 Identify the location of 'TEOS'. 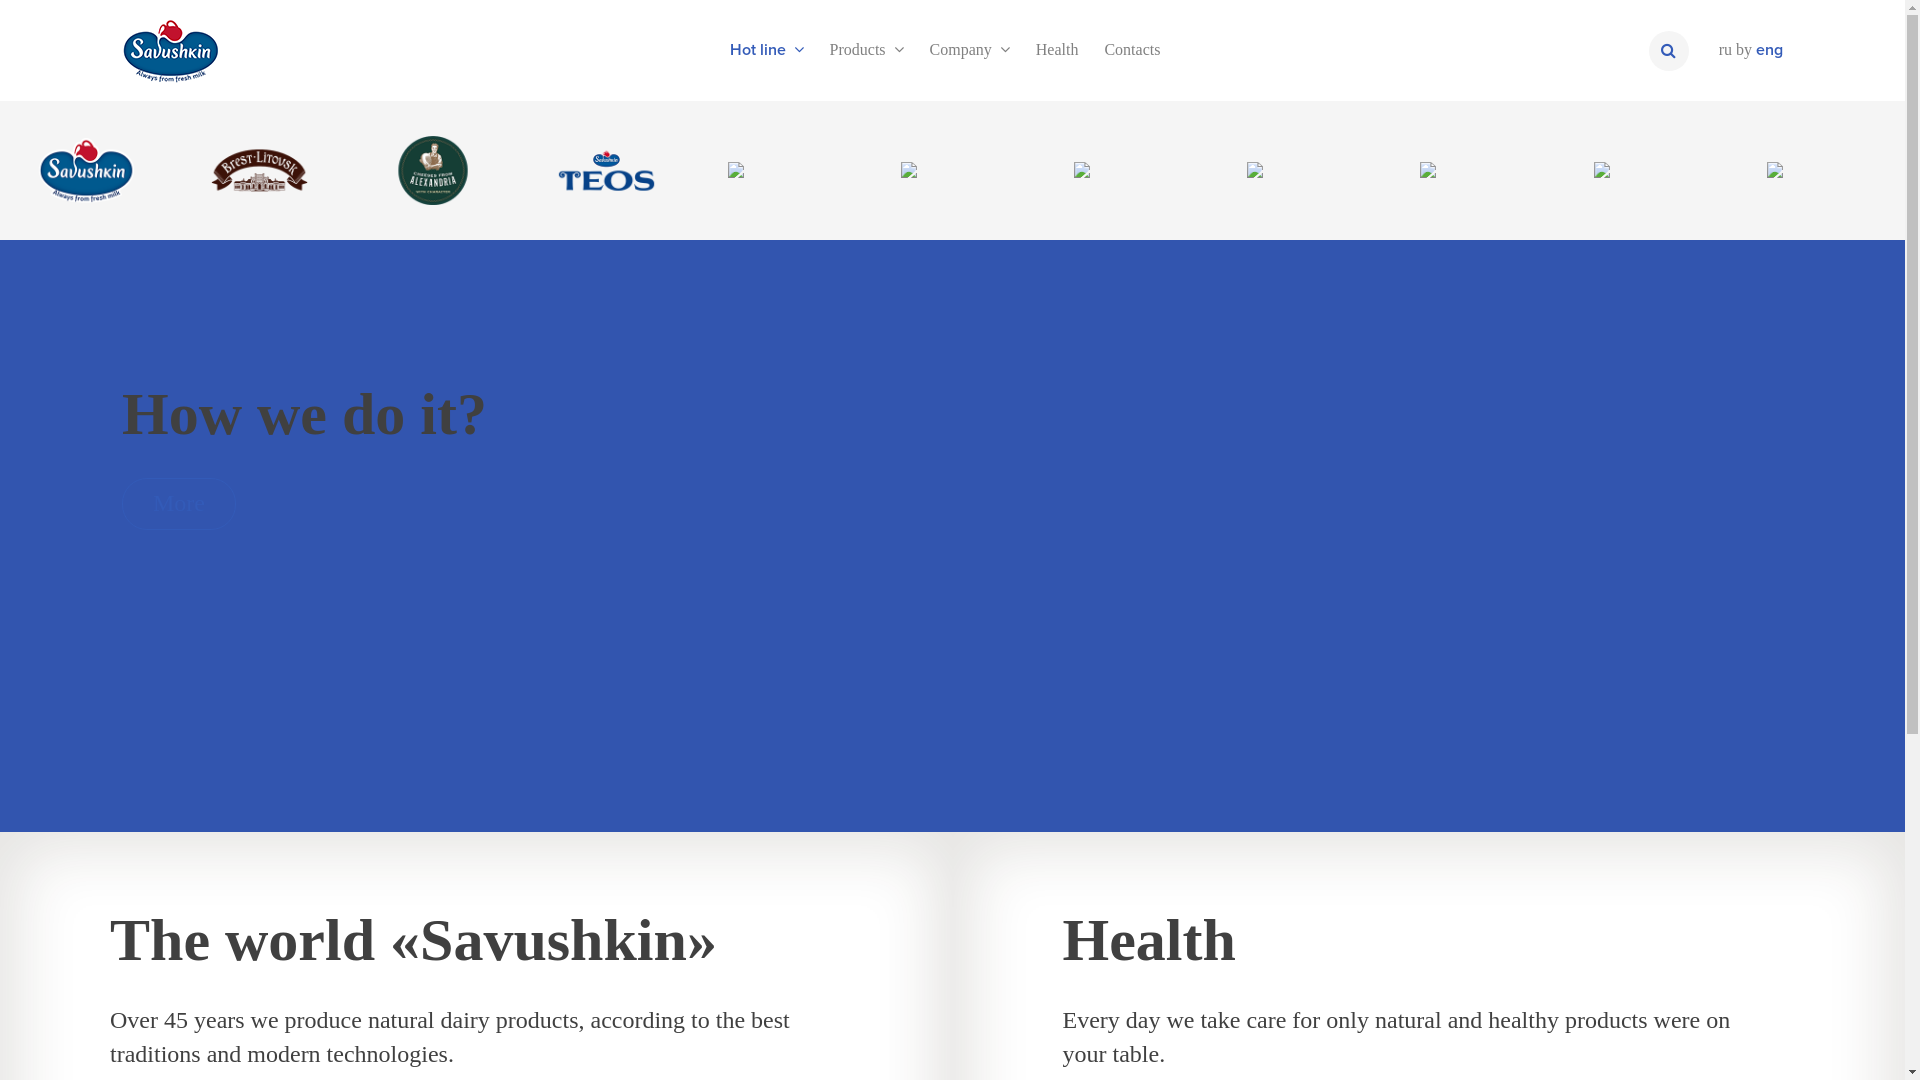
(605, 169).